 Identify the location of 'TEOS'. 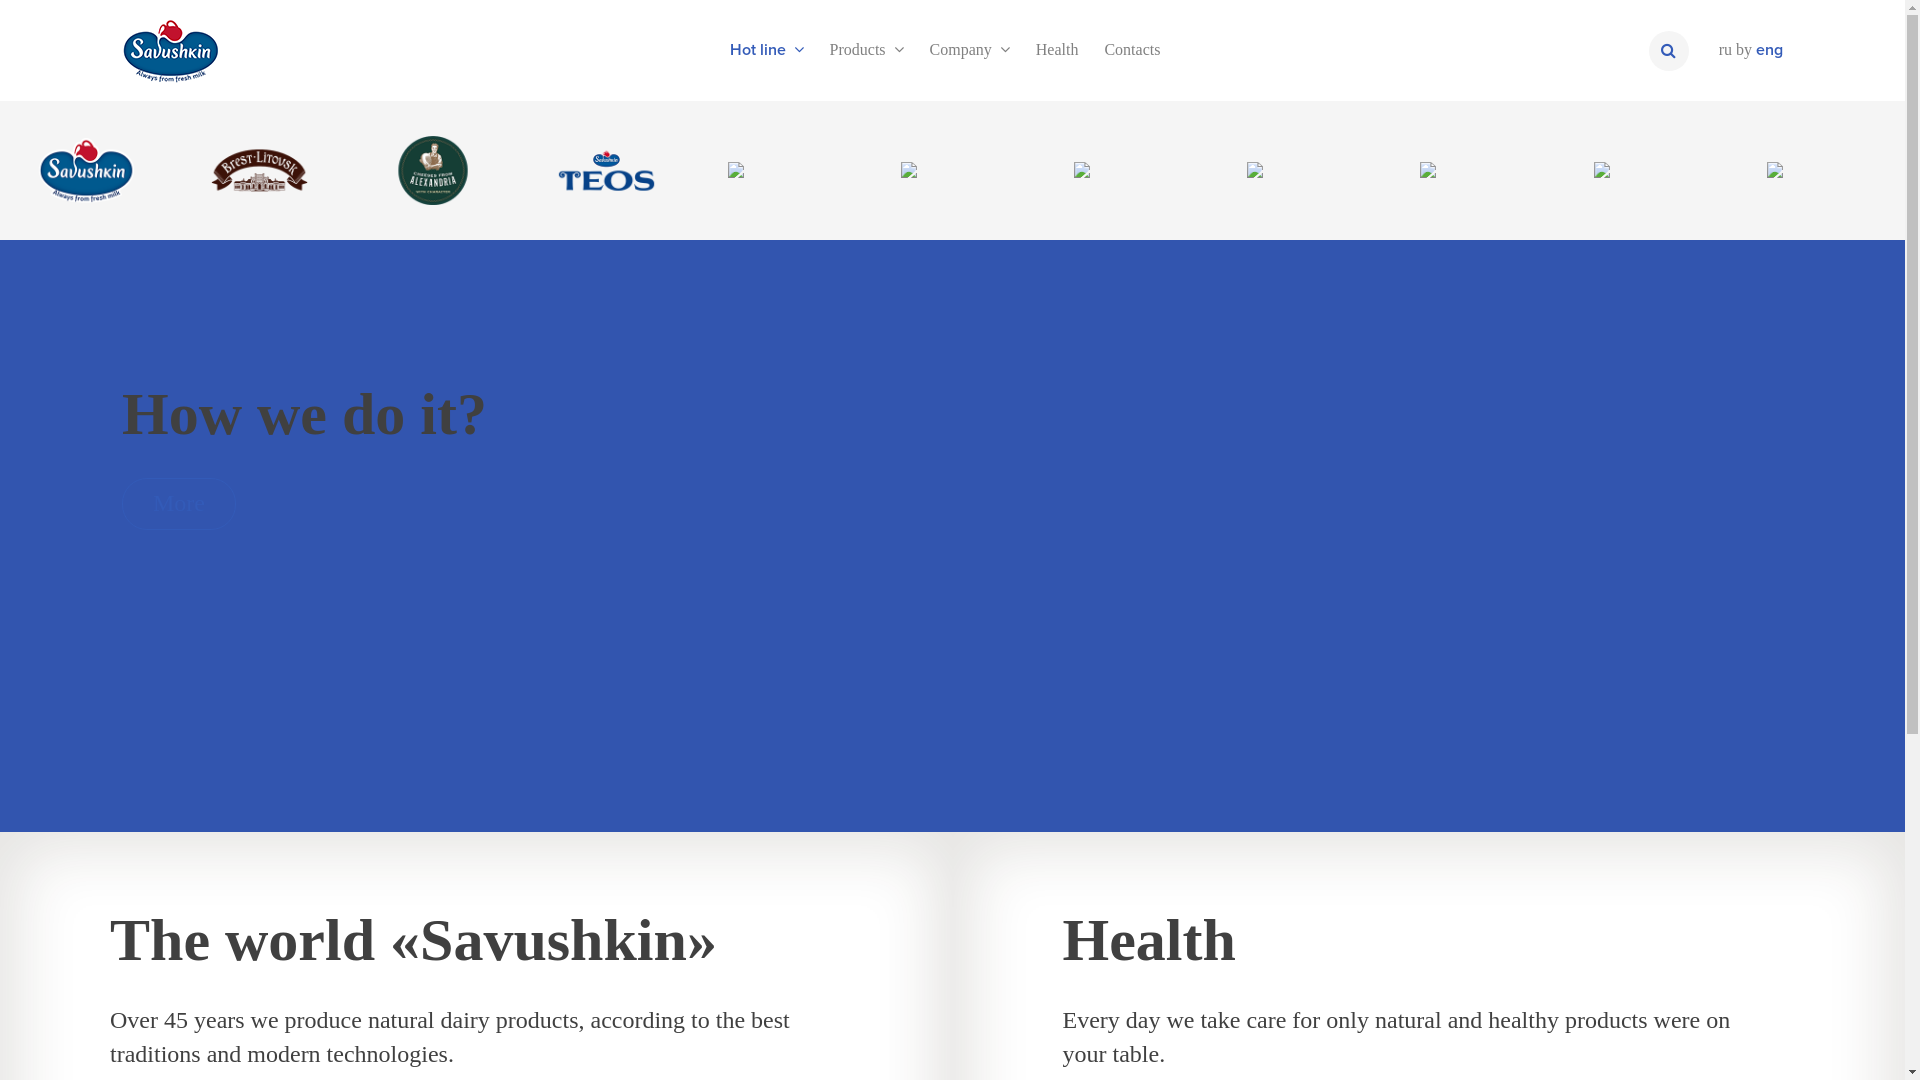
(605, 169).